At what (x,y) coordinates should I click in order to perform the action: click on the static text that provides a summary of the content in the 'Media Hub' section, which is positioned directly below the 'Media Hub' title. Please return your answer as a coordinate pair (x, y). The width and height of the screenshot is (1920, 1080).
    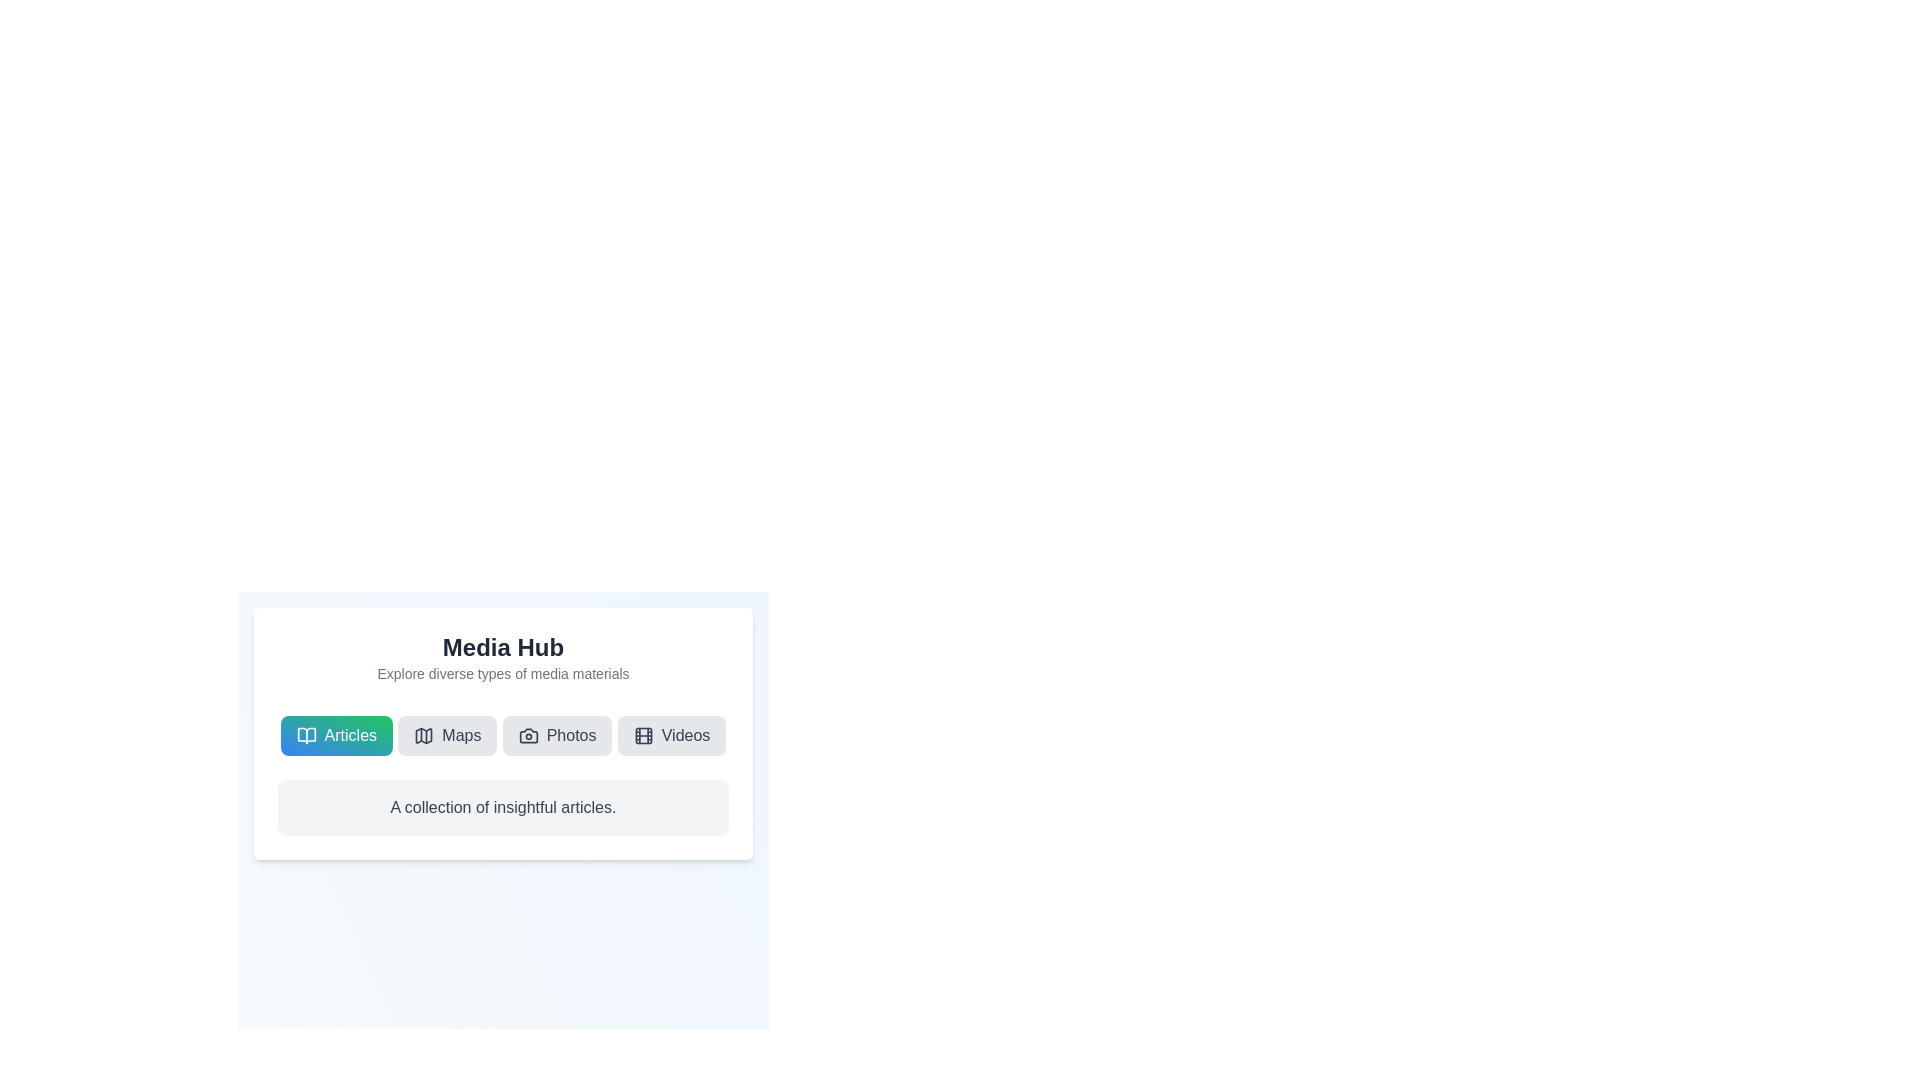
    Looking at the image, I should click on (503, 674).